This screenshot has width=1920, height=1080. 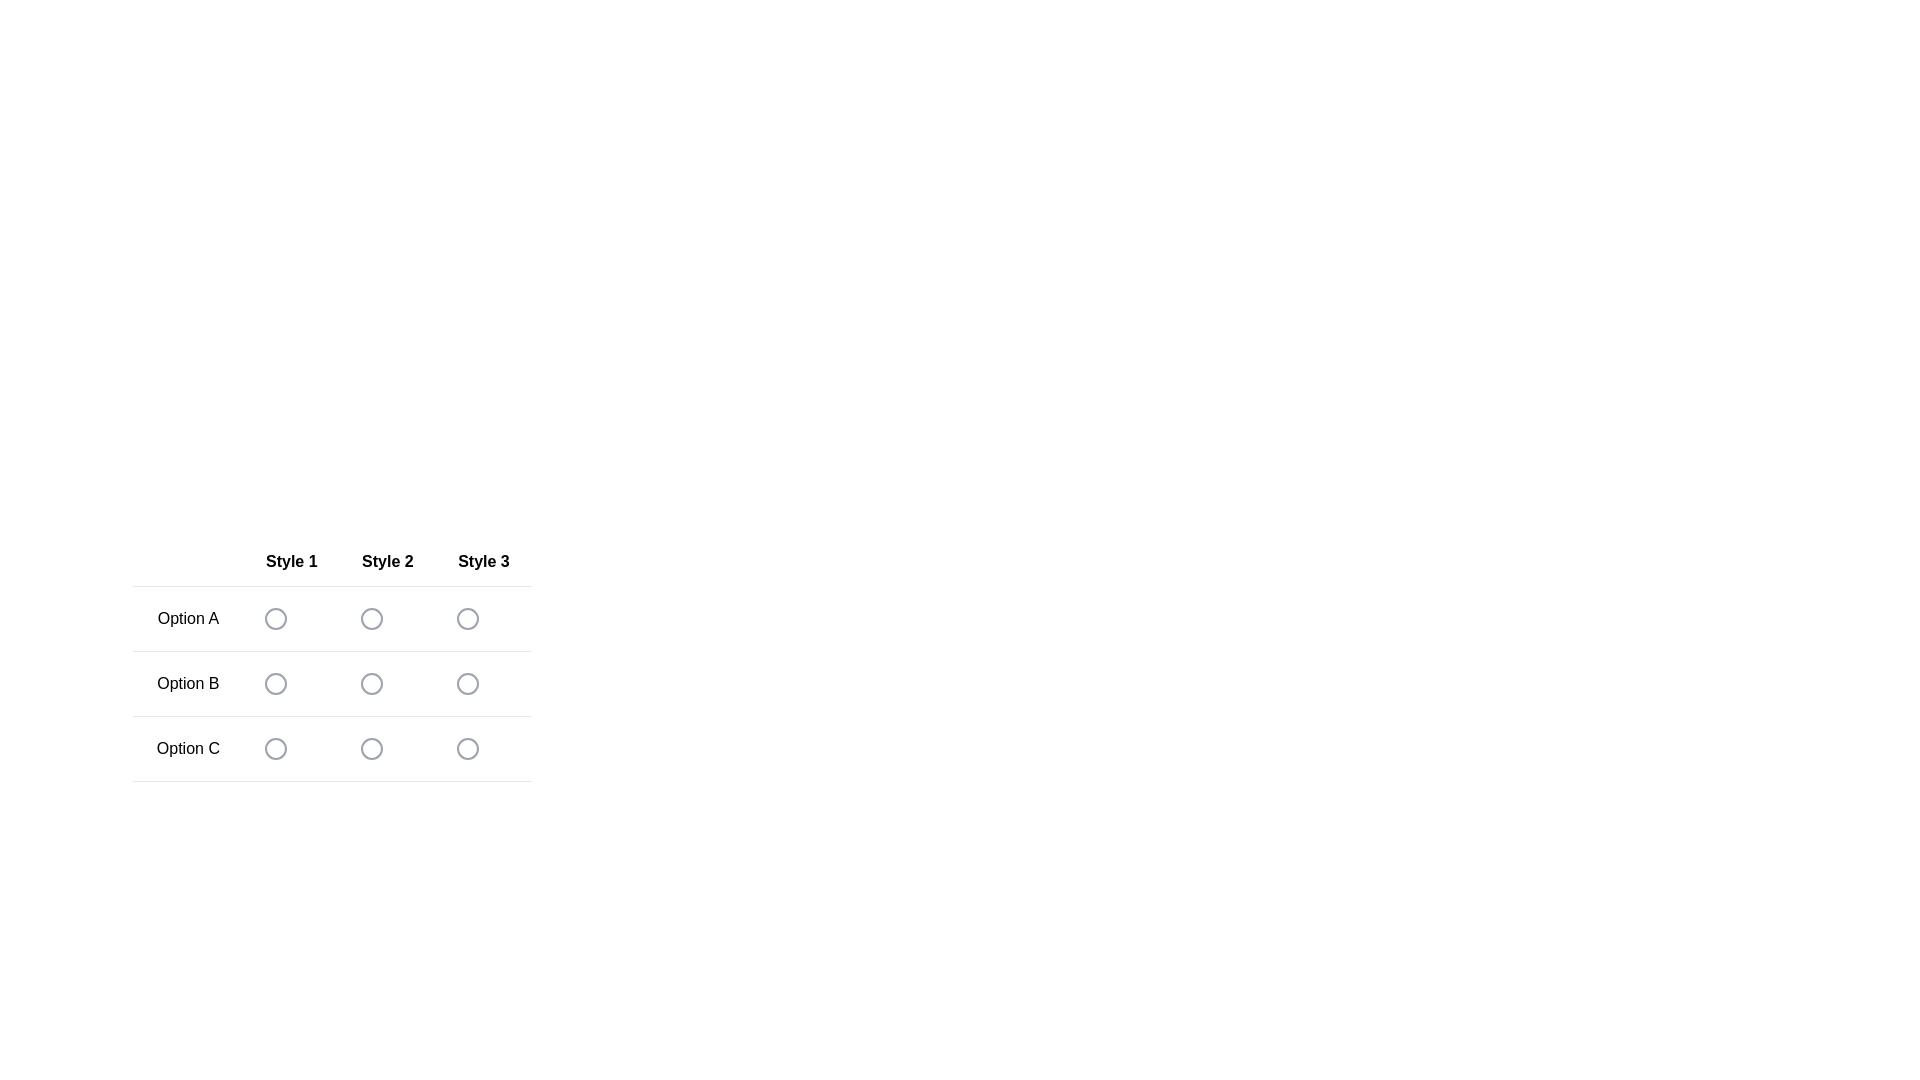 What do you see at coordinates (371, 682) in the screenshot?
I see `the unselected radio button in the second row, second column of a 3x3 grid` at bounding box center [371, 682].